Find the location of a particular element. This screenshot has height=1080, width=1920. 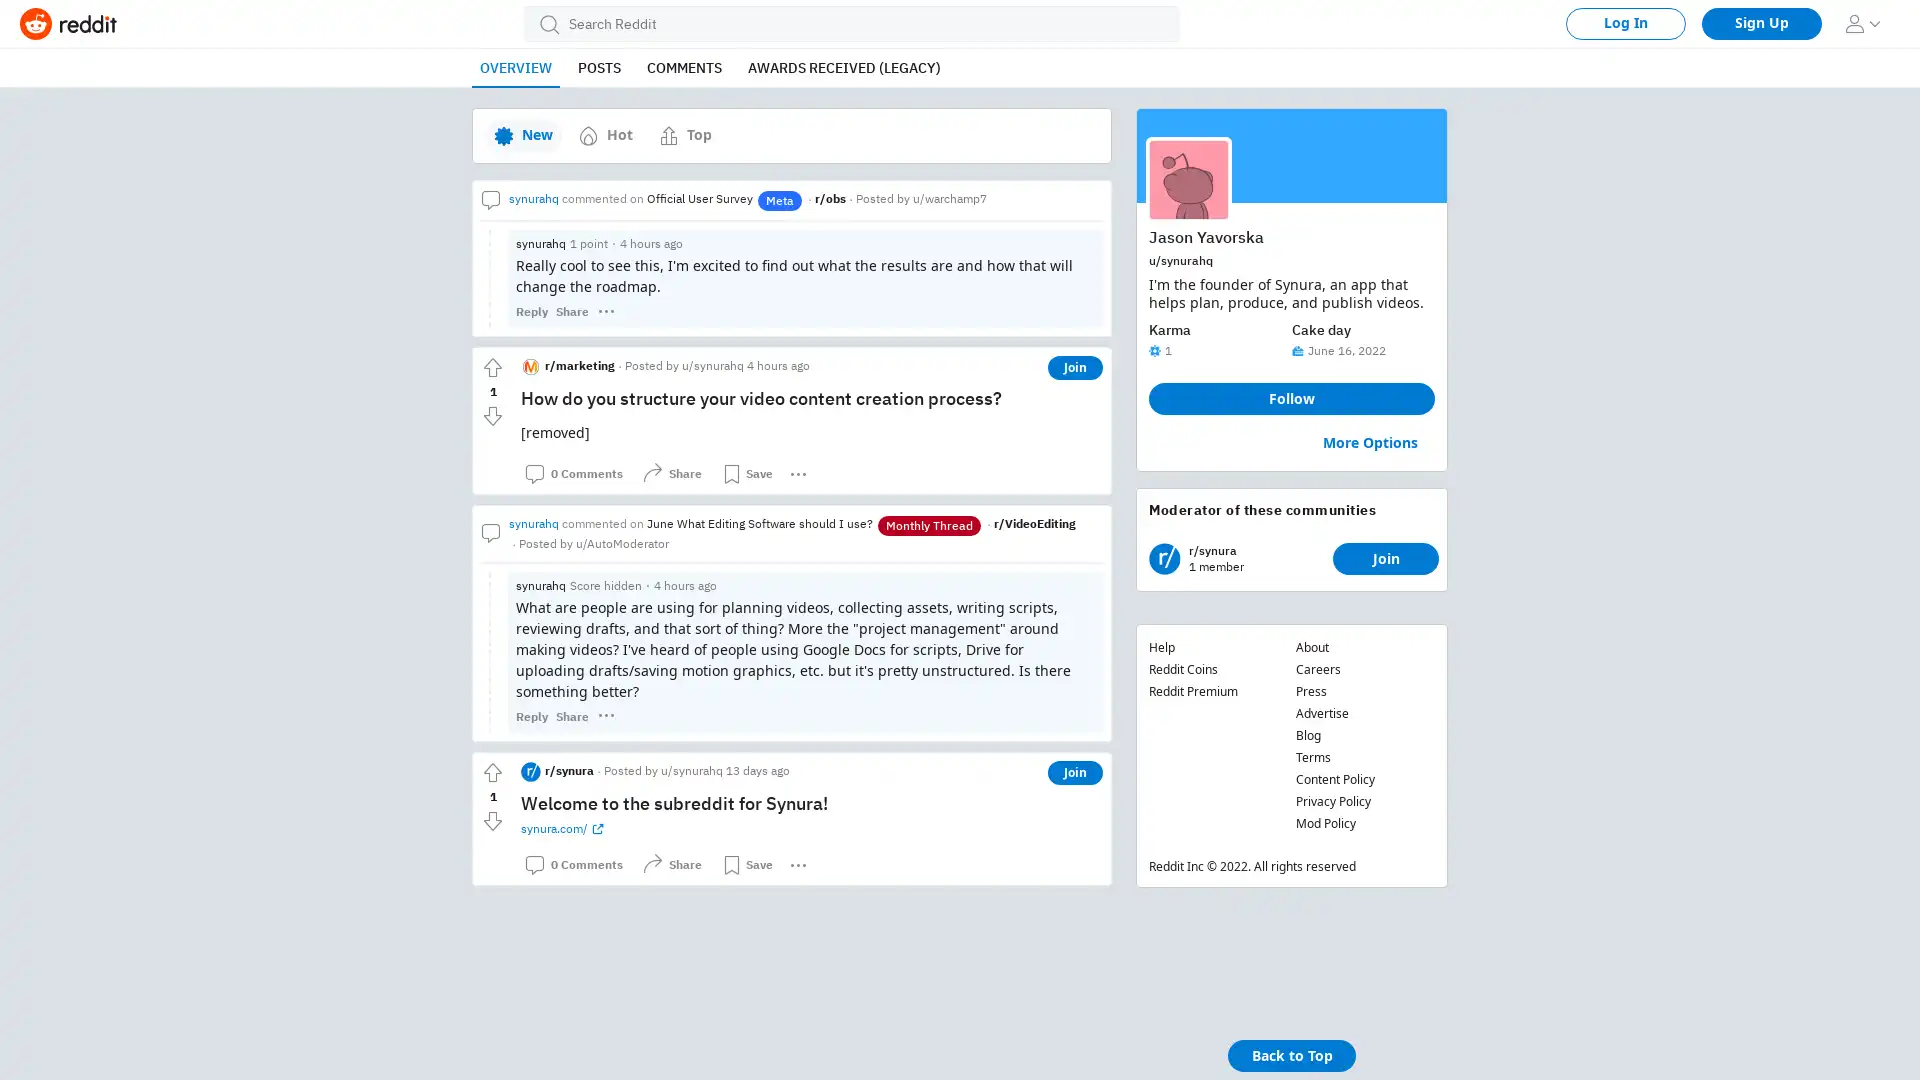

New is located at coordinates (523, 135).